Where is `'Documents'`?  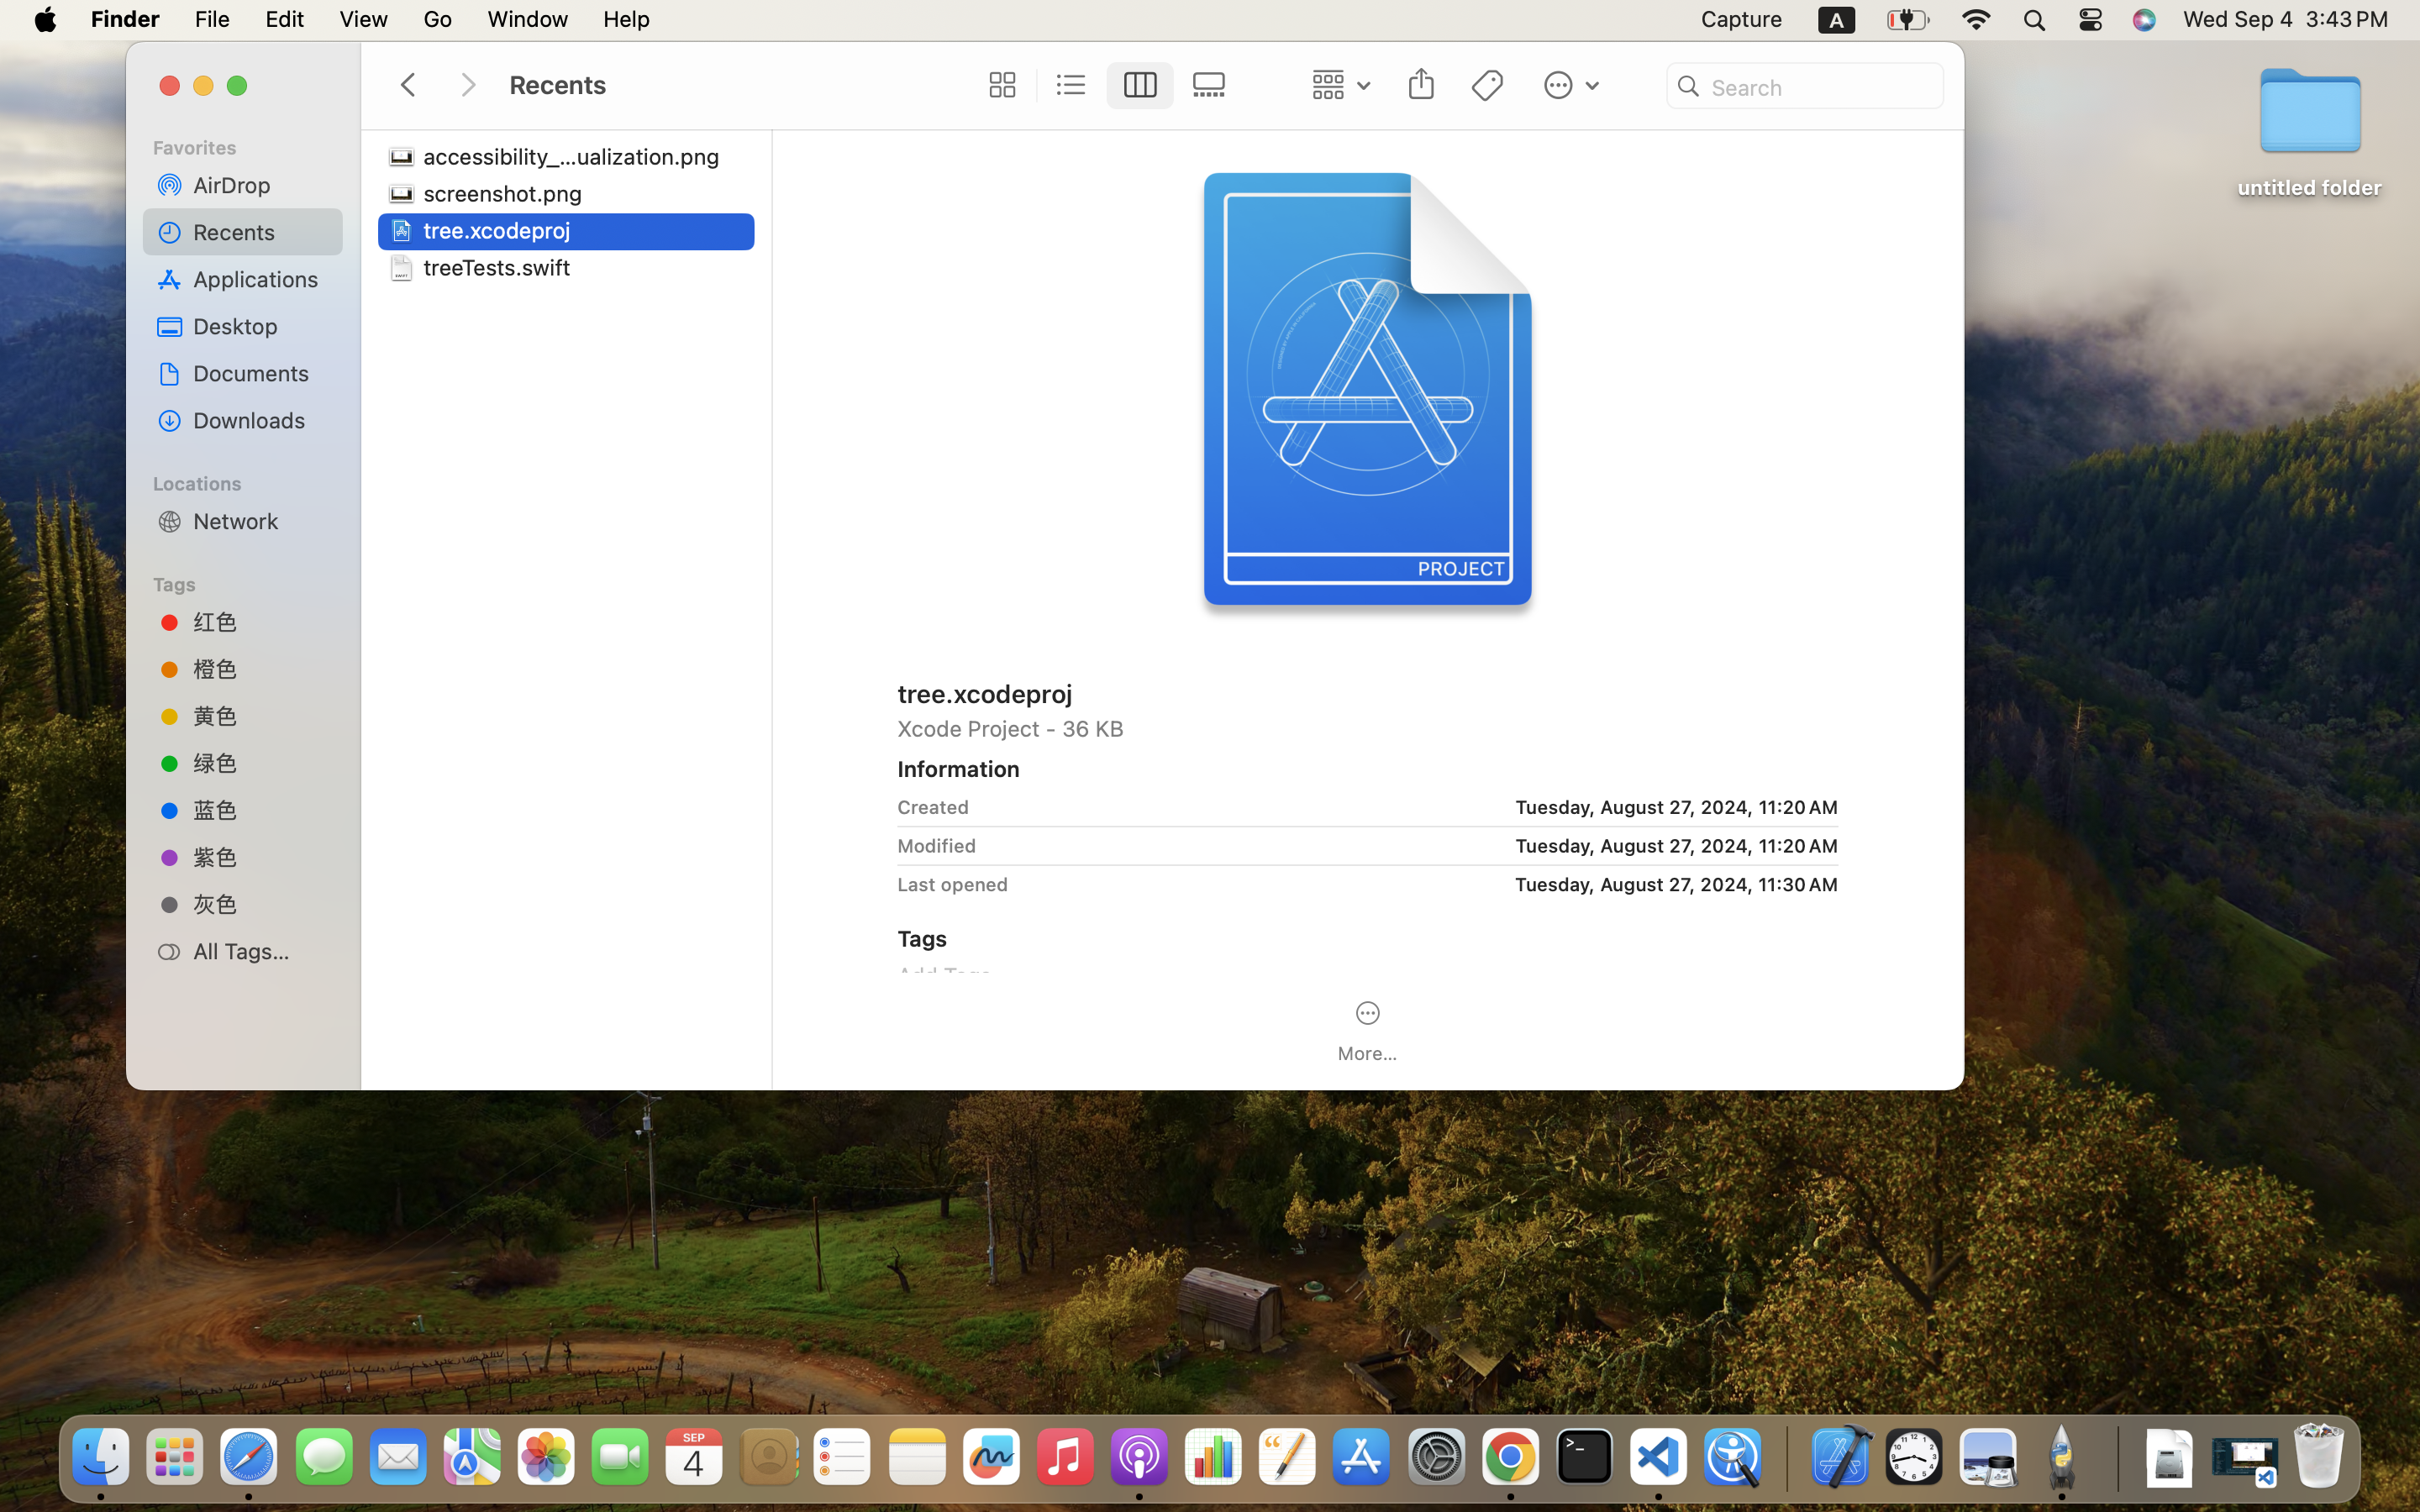
'Documents' is located at coordinates (260, 373).